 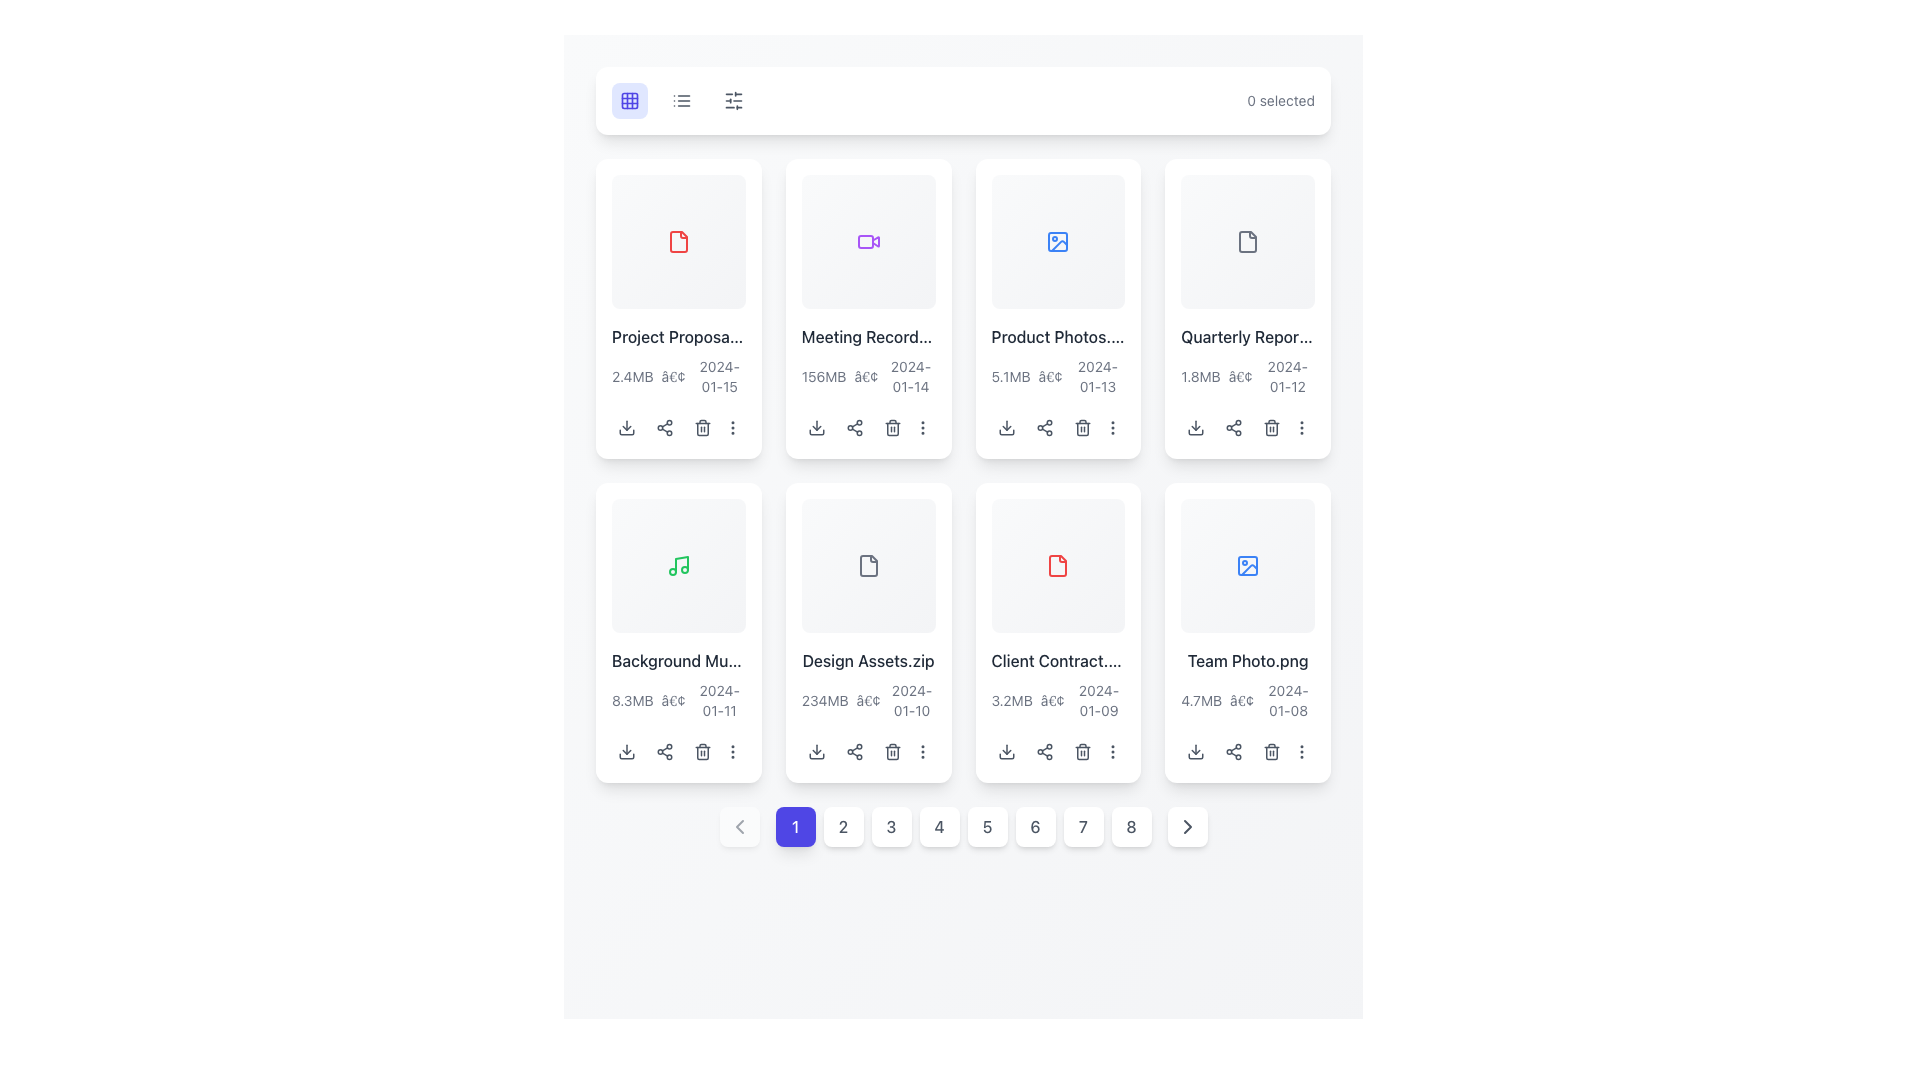 What do you see at coordinates (1096, 376) in the screenshot?
I see `the static text label displaying the date '2024-01-13', which is rendered in light gray and located in the third tile of the top row, below 'Product Photos'` at bounding box center [1096, 376].